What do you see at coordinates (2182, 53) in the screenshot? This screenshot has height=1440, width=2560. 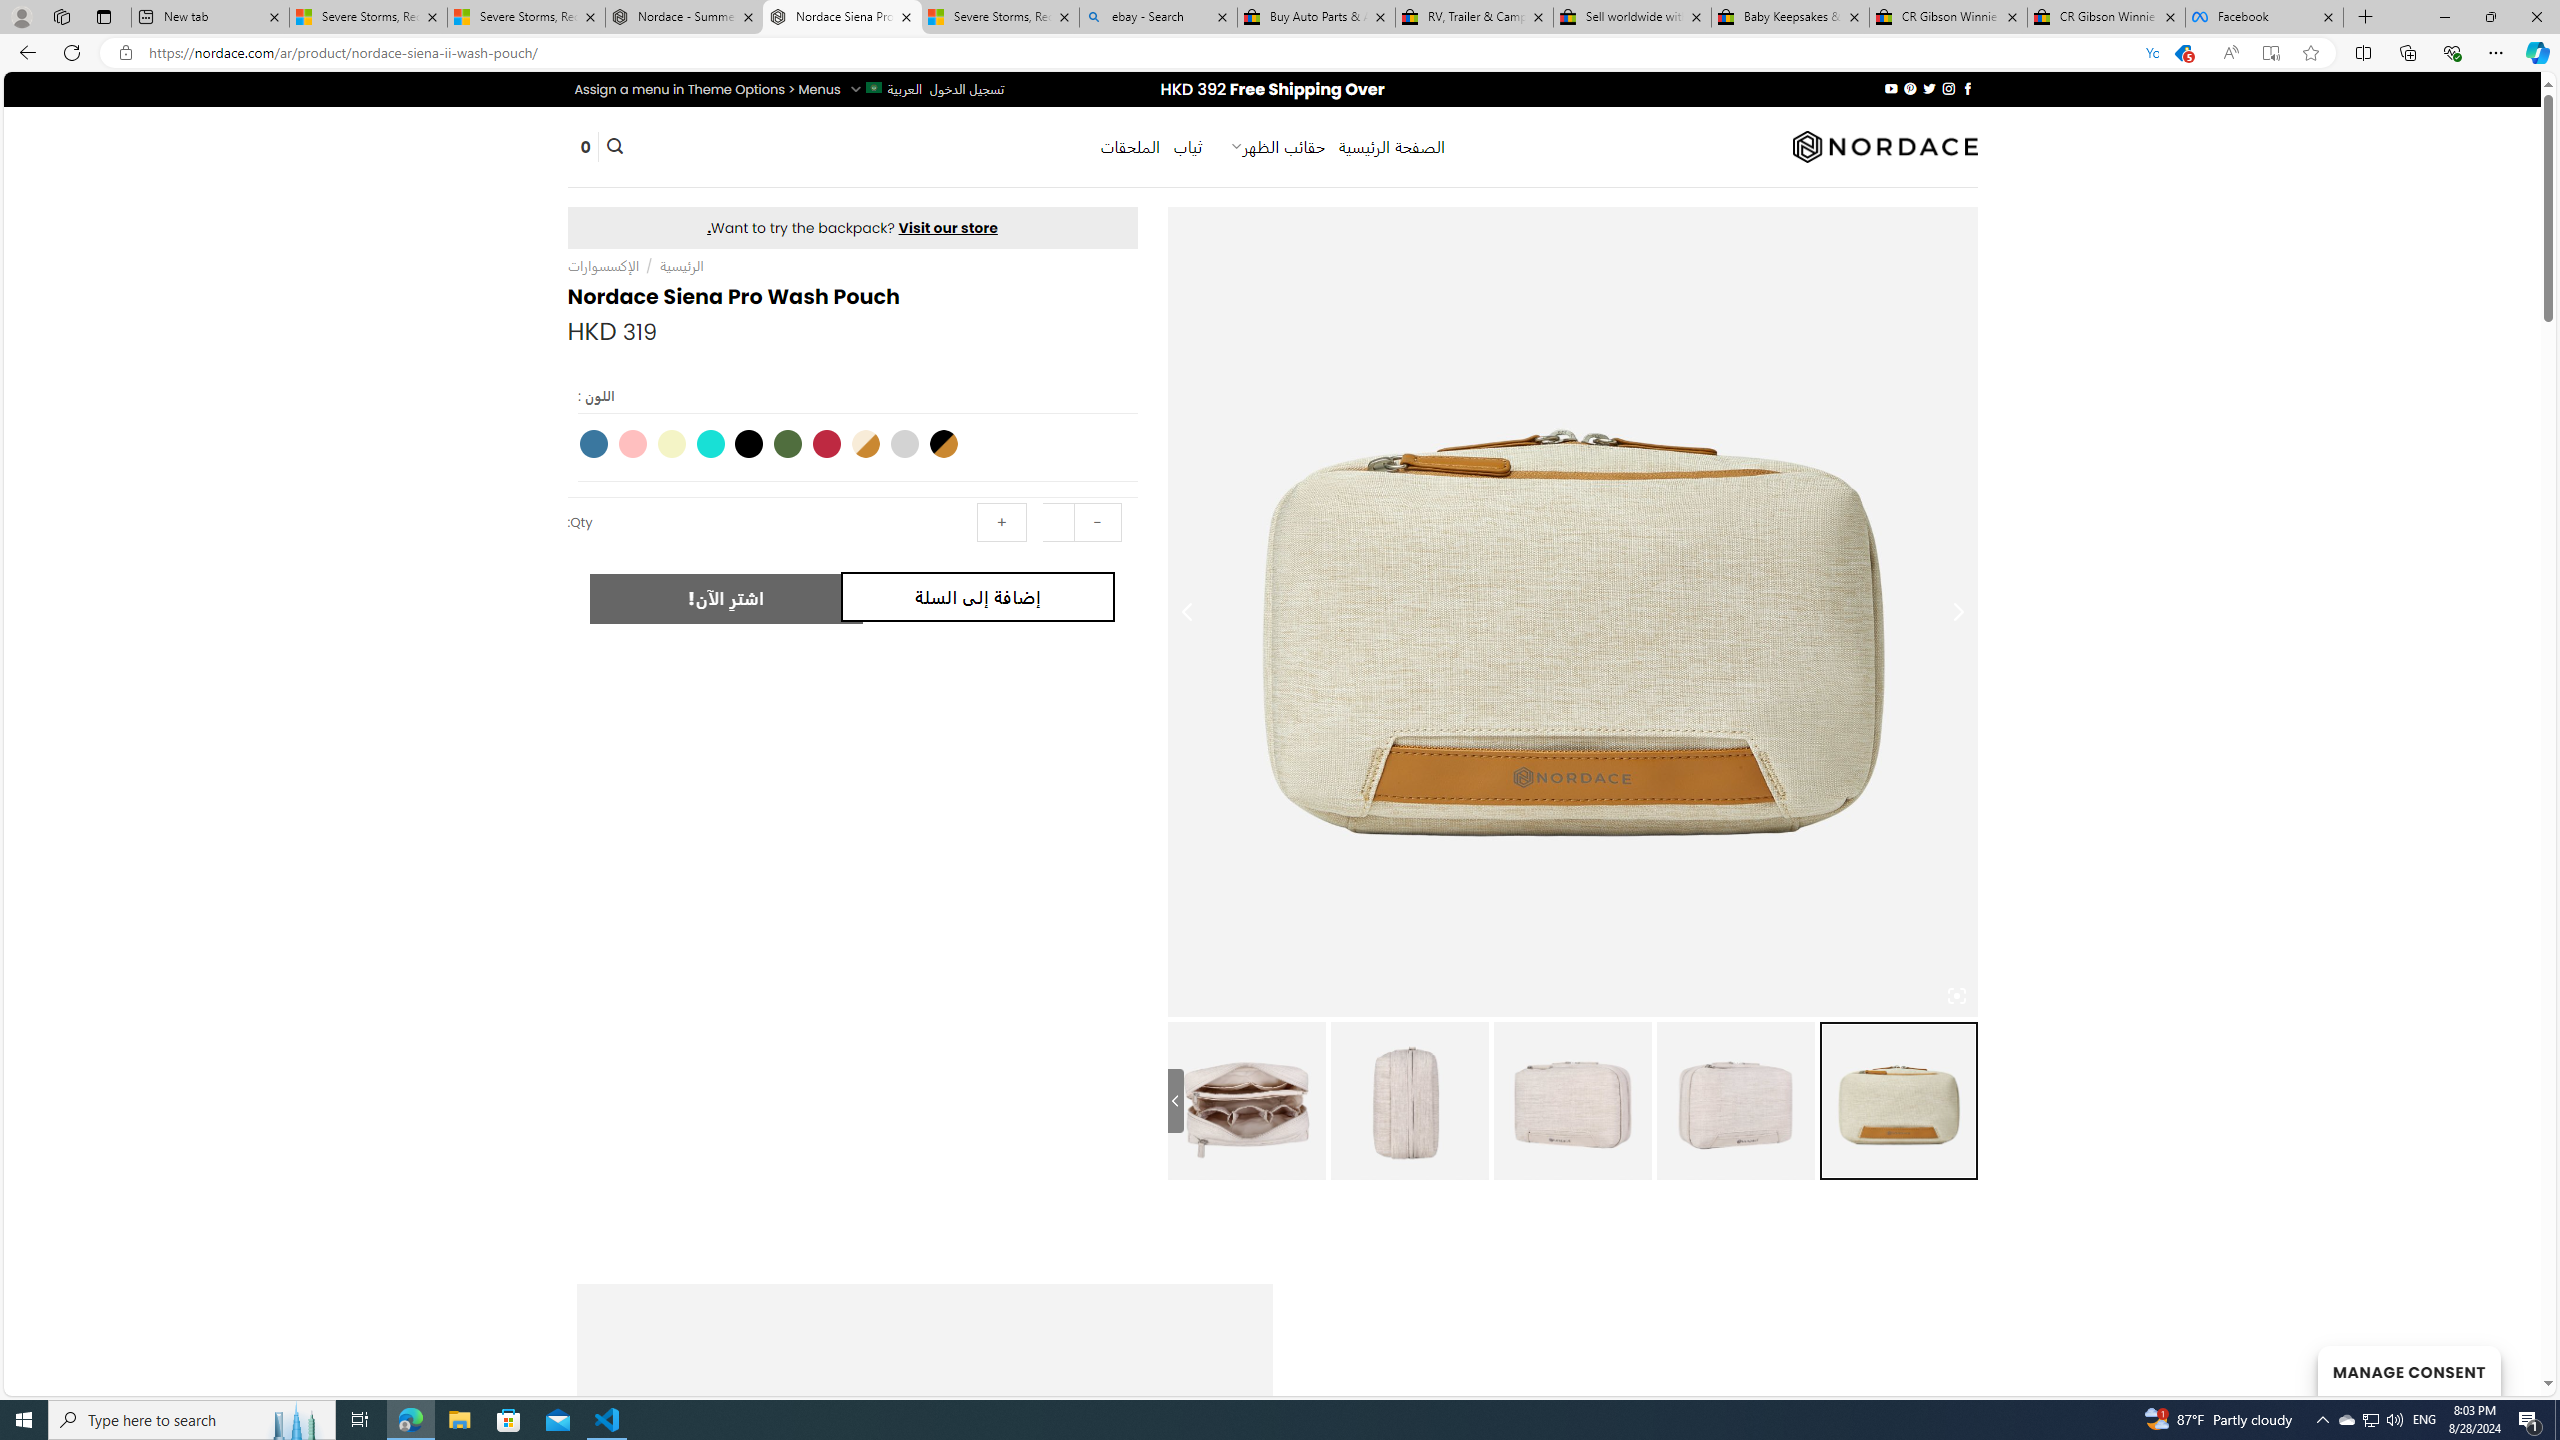 I see `'You have the best price!'` at bounding box center [2182, 53].